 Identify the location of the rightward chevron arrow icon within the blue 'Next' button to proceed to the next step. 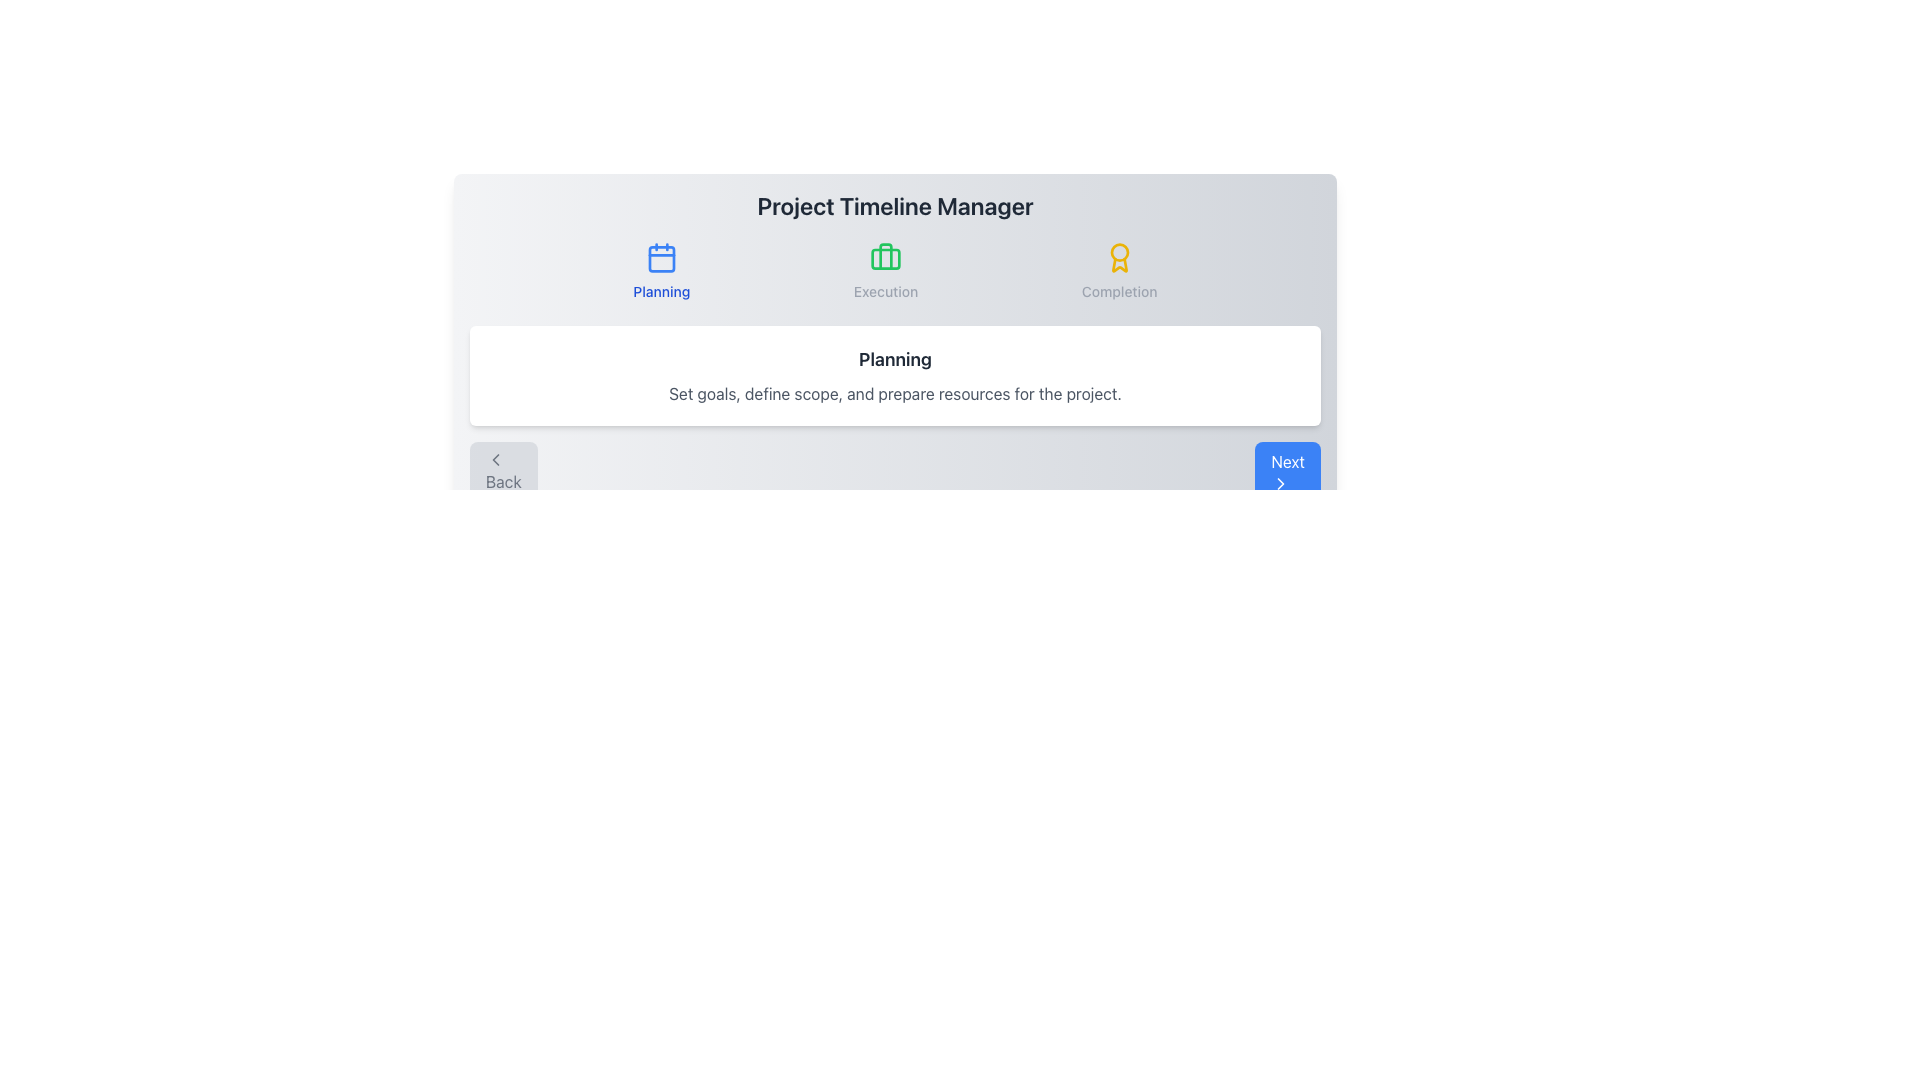
(1281, 483).